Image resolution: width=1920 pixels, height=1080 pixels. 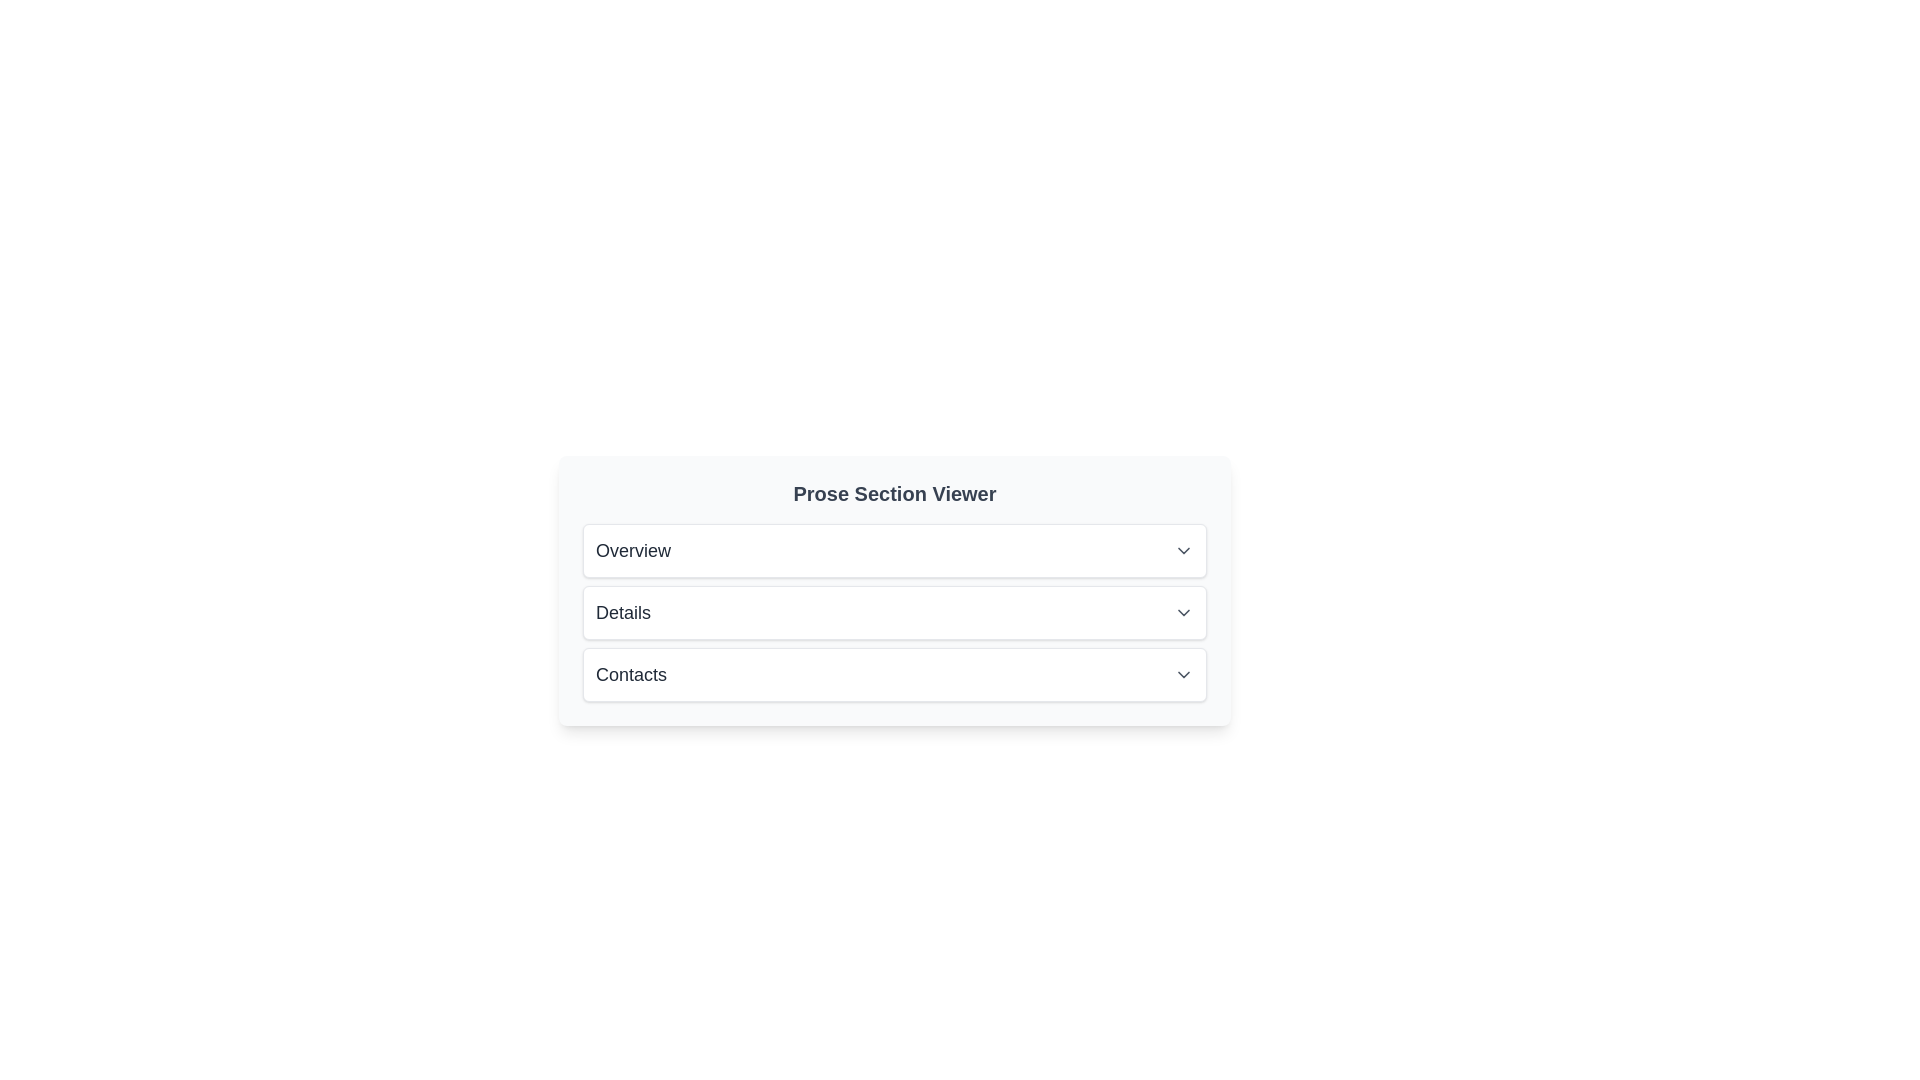 What do you see at coordinates (893, 612) in the screenshot?
I see `the 'Details' expandable card or tab located in the middle of the three stacked cards under the 'Prose Section Viewer'` at bounding box center [893, 612].